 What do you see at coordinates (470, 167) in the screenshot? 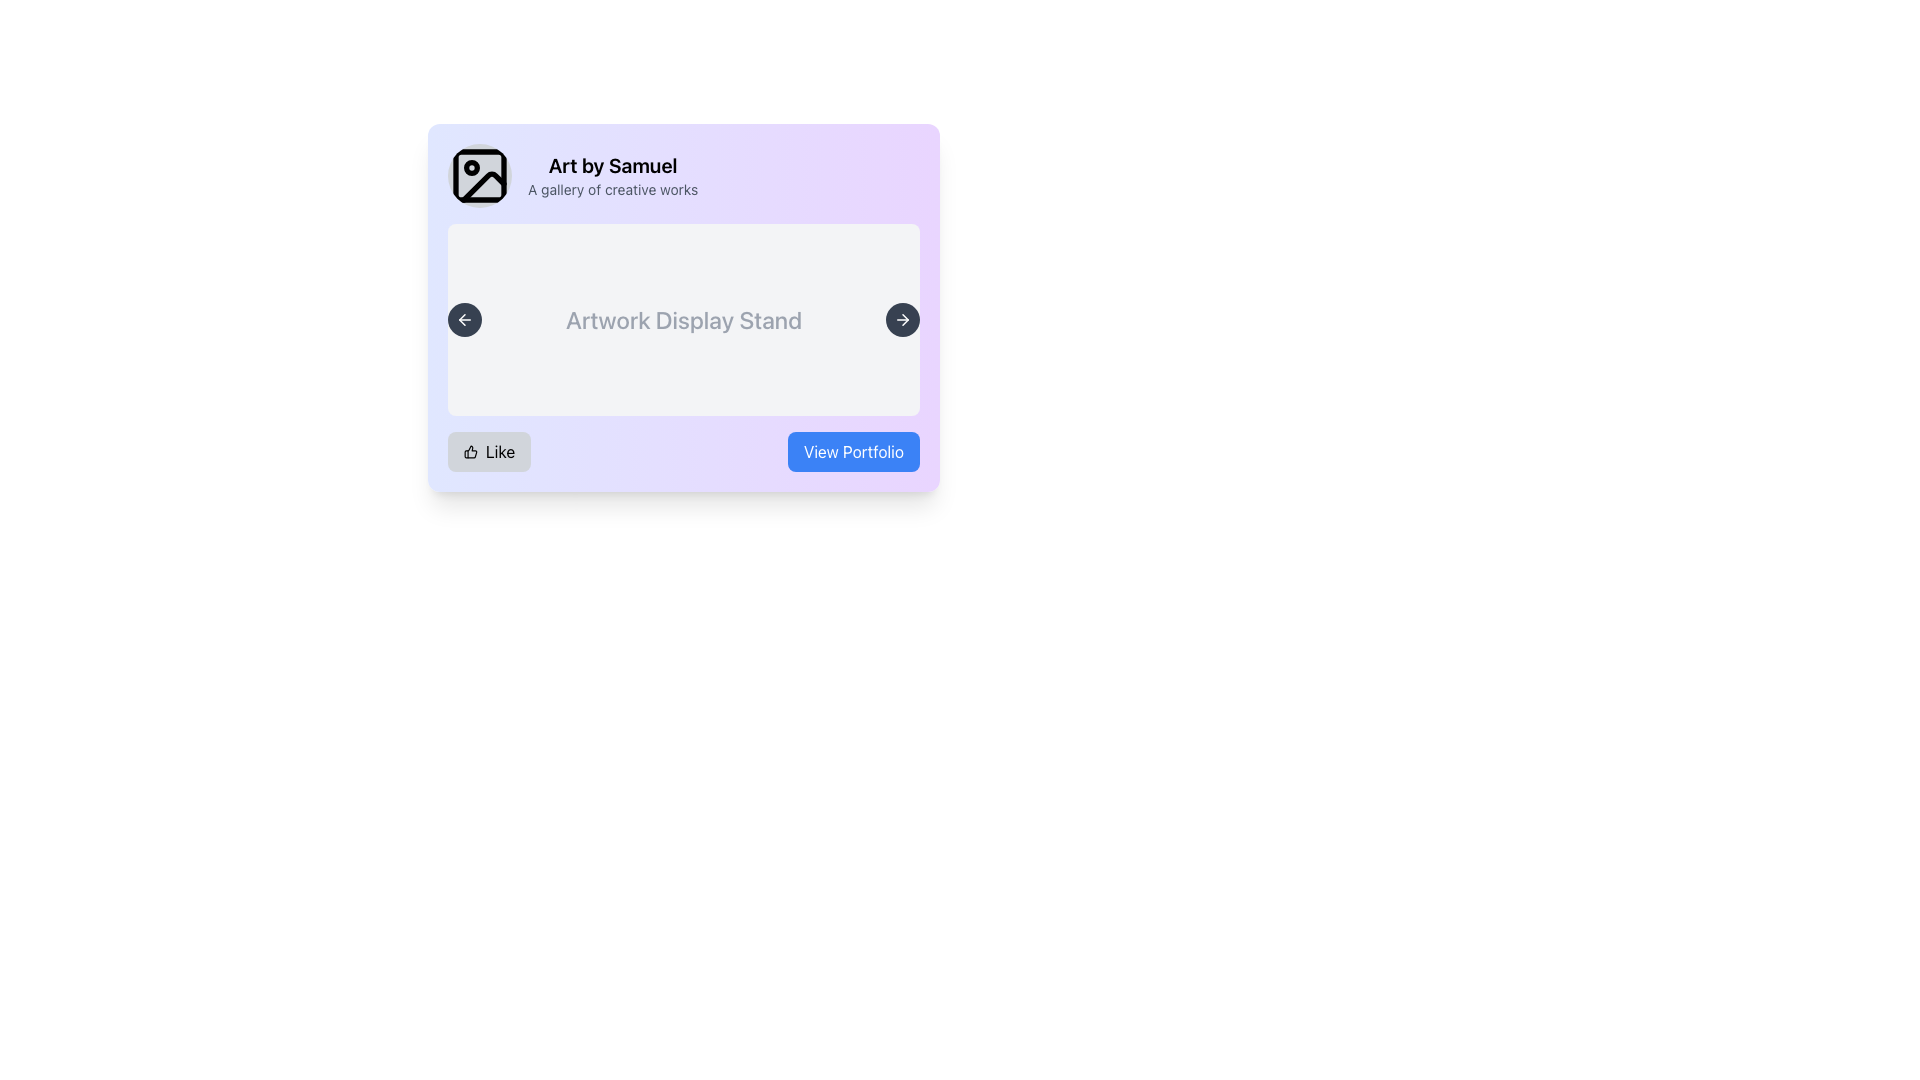
I see `the small circular shape within the framed image icon located at the top-left corner of the rectangular card` at bounding box center [470, 167].